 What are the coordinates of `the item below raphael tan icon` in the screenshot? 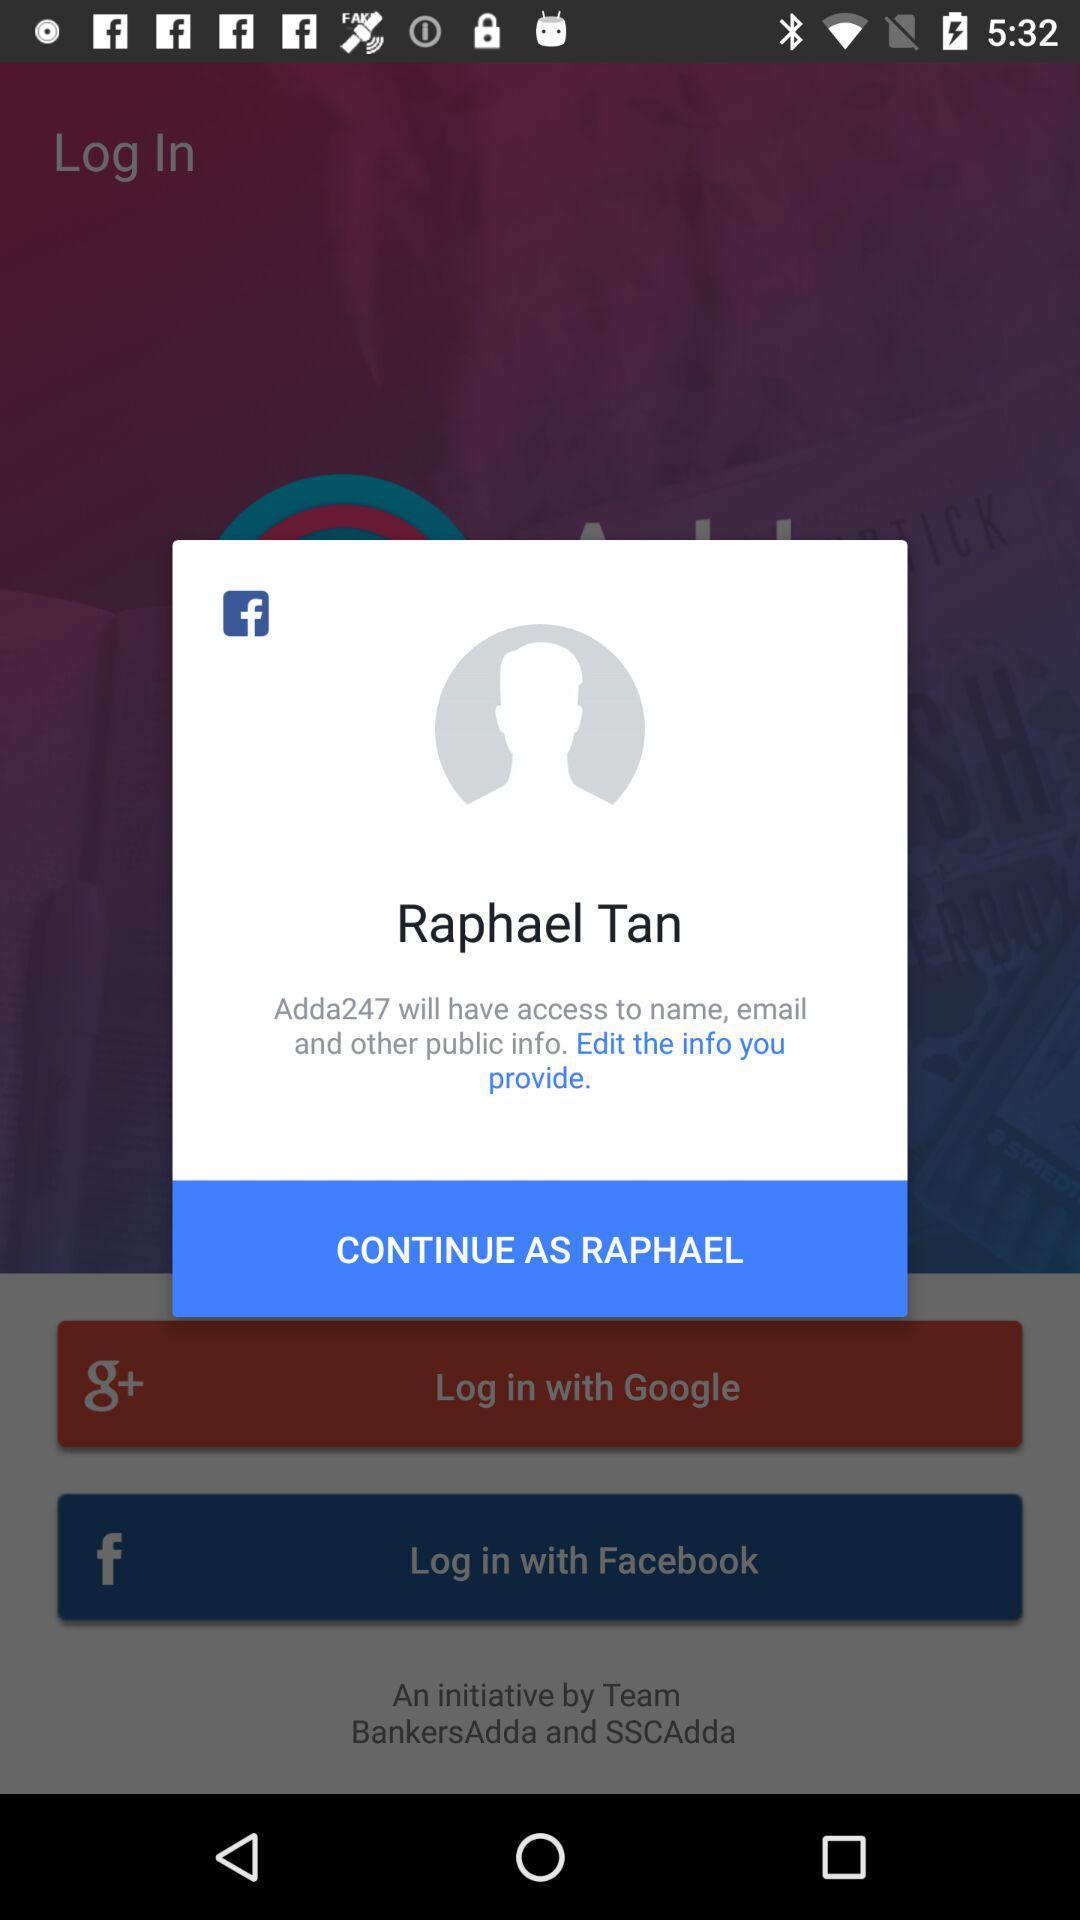 It's located at (540, 1041).